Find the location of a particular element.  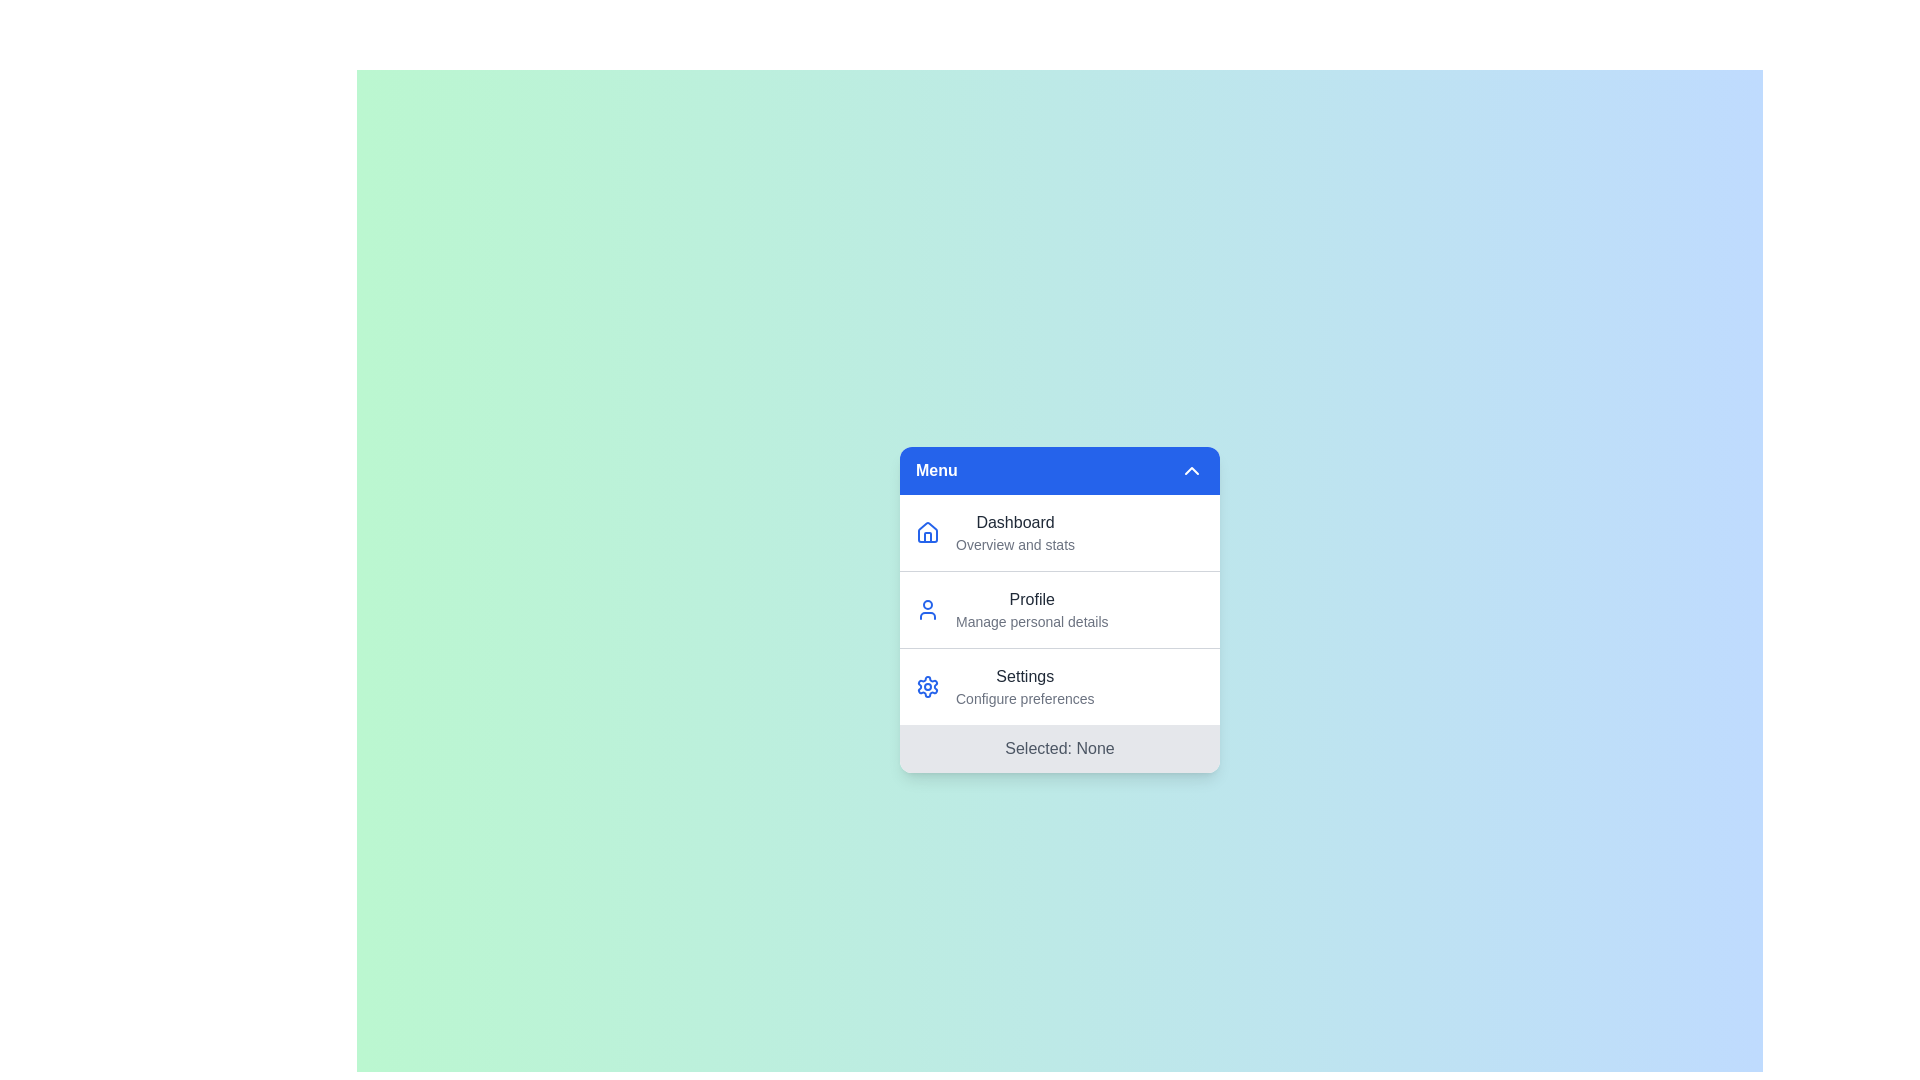

the menu item Dashboard from the menu is located at coordinates (1014, 531).